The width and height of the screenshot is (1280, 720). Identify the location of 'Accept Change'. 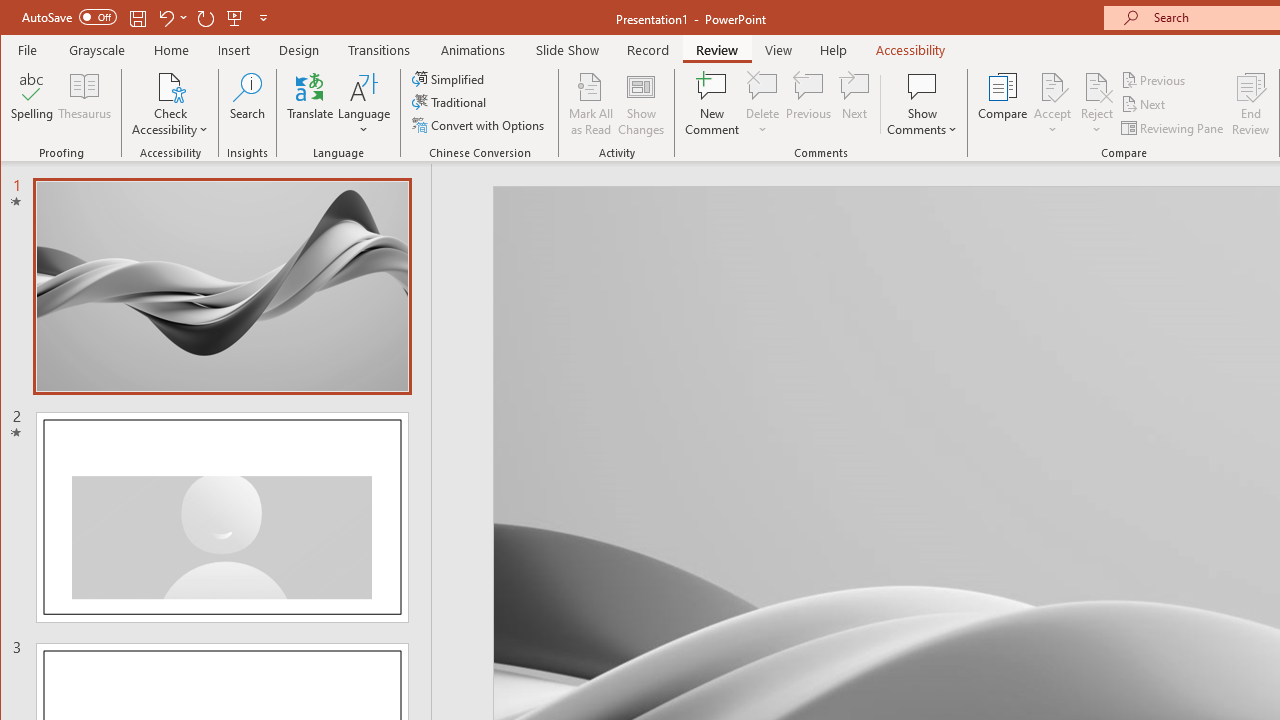
(1051, 85).